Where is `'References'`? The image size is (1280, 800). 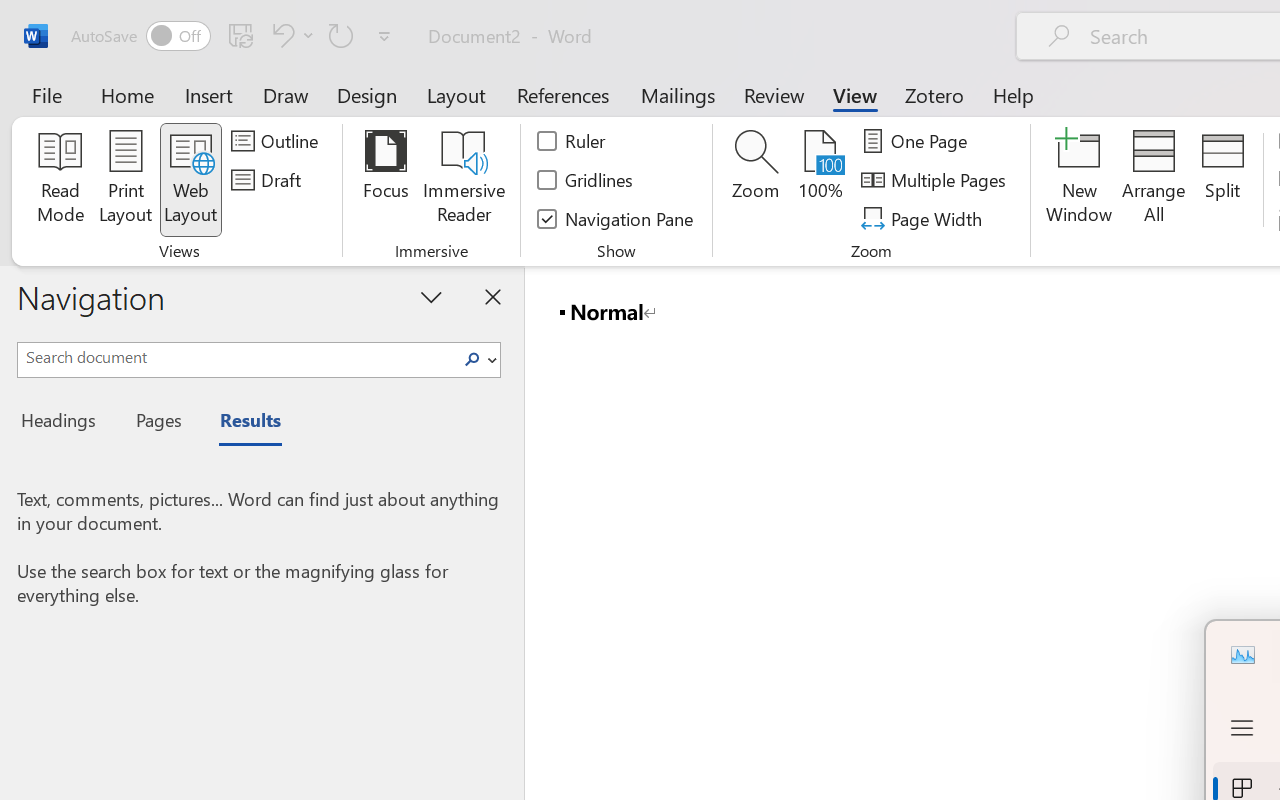
'References' is located at coordinates (562, 94).